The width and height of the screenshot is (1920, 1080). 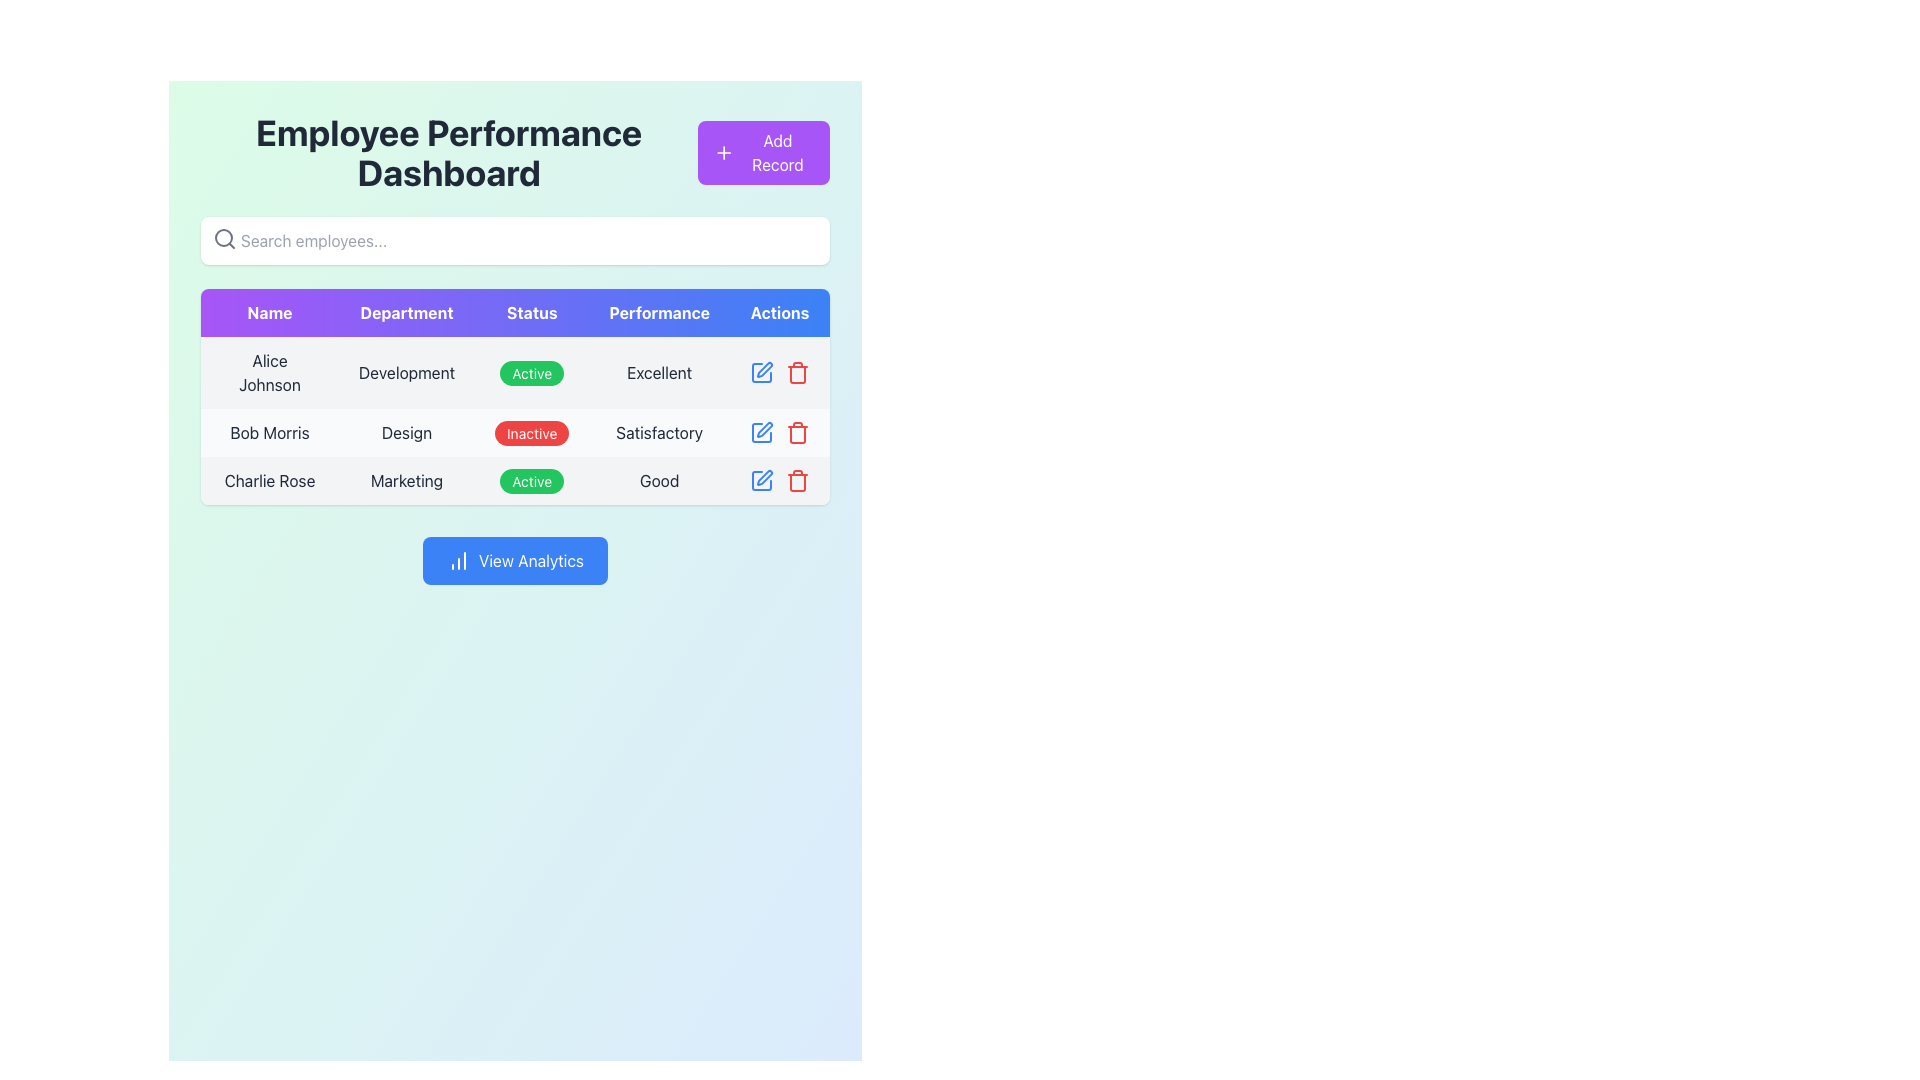 What do you see at coordinates (406, 431) in the screenshot?
I see `the text label displaying 'Design' in black font located in the second column of the second row of the table for 'Bob Morris'` at bounding box center [406, 431].